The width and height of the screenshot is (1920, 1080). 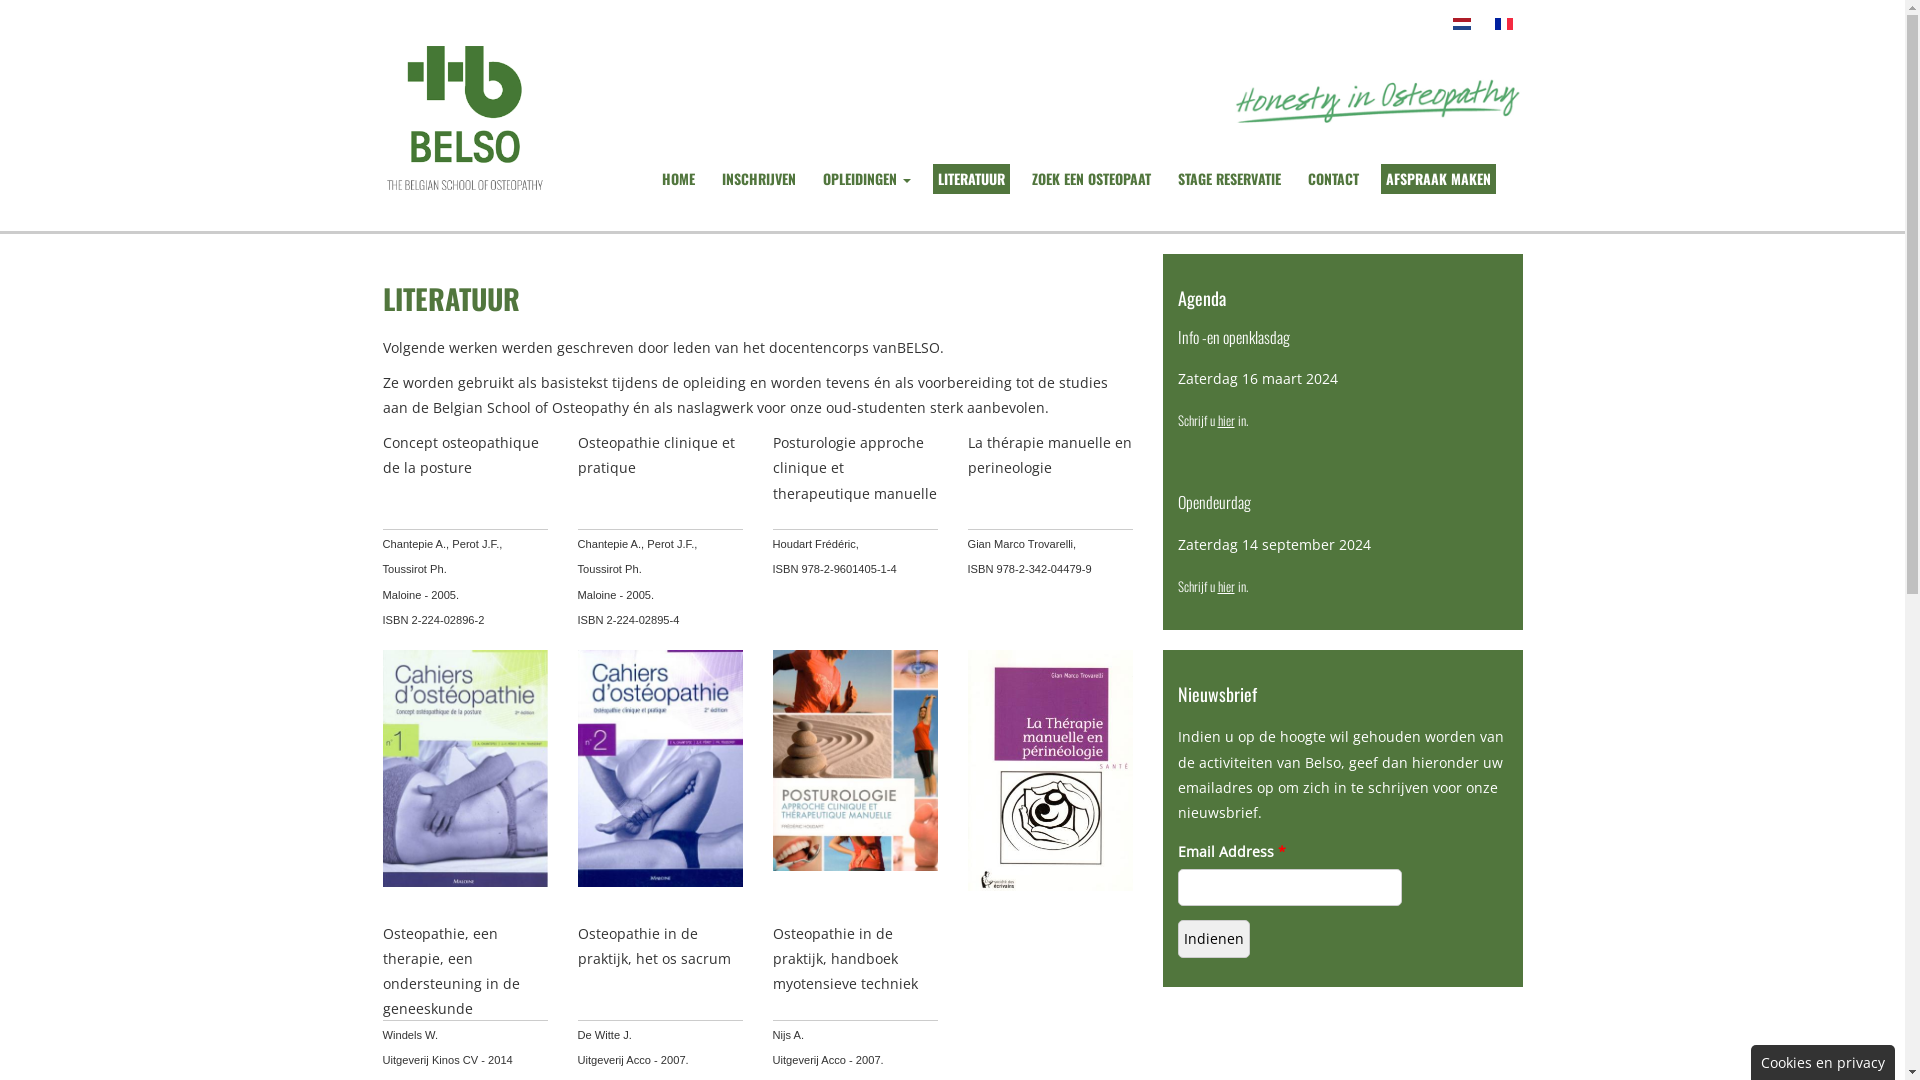 I want to click on 'AFSPRAAK MAKEN', so click(x=1379, y=177).